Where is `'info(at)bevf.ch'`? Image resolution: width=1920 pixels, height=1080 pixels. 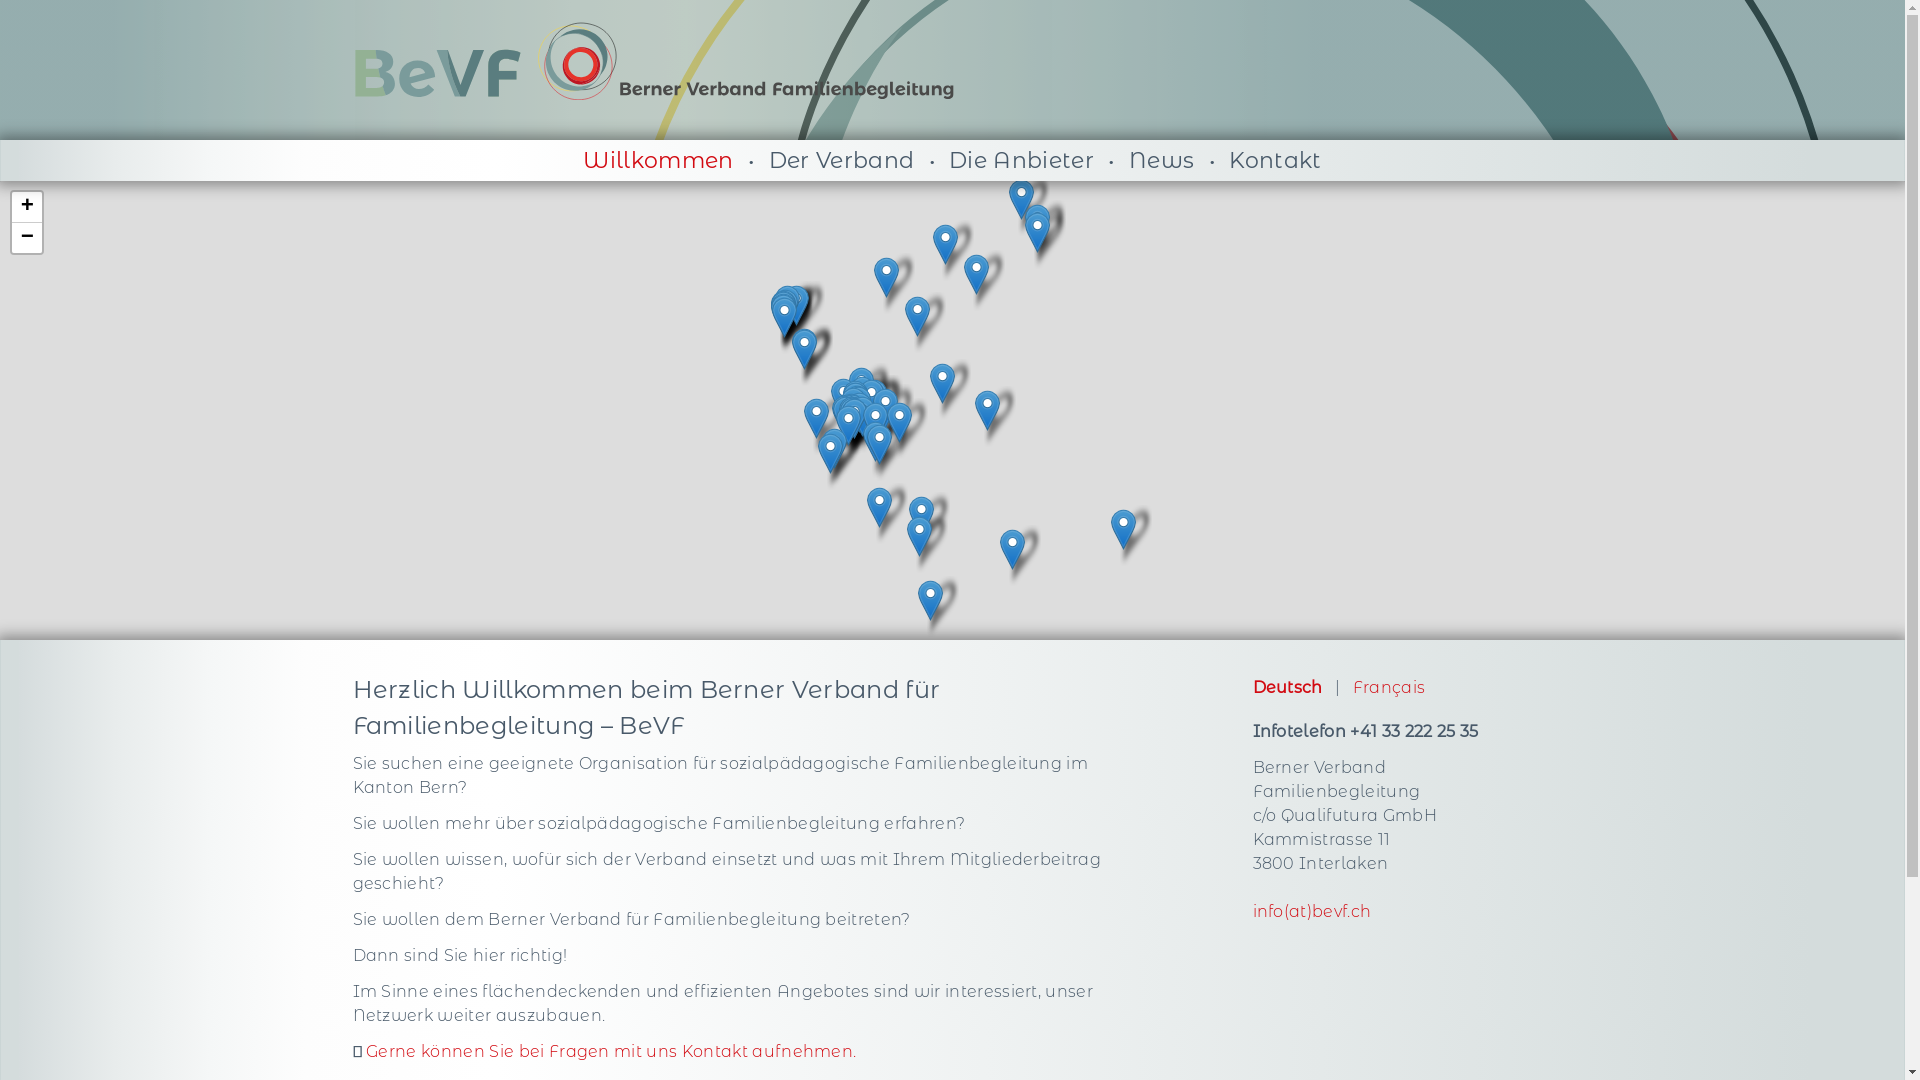
'info(at)bevf.ch' is located at coordinates (1311, 911).